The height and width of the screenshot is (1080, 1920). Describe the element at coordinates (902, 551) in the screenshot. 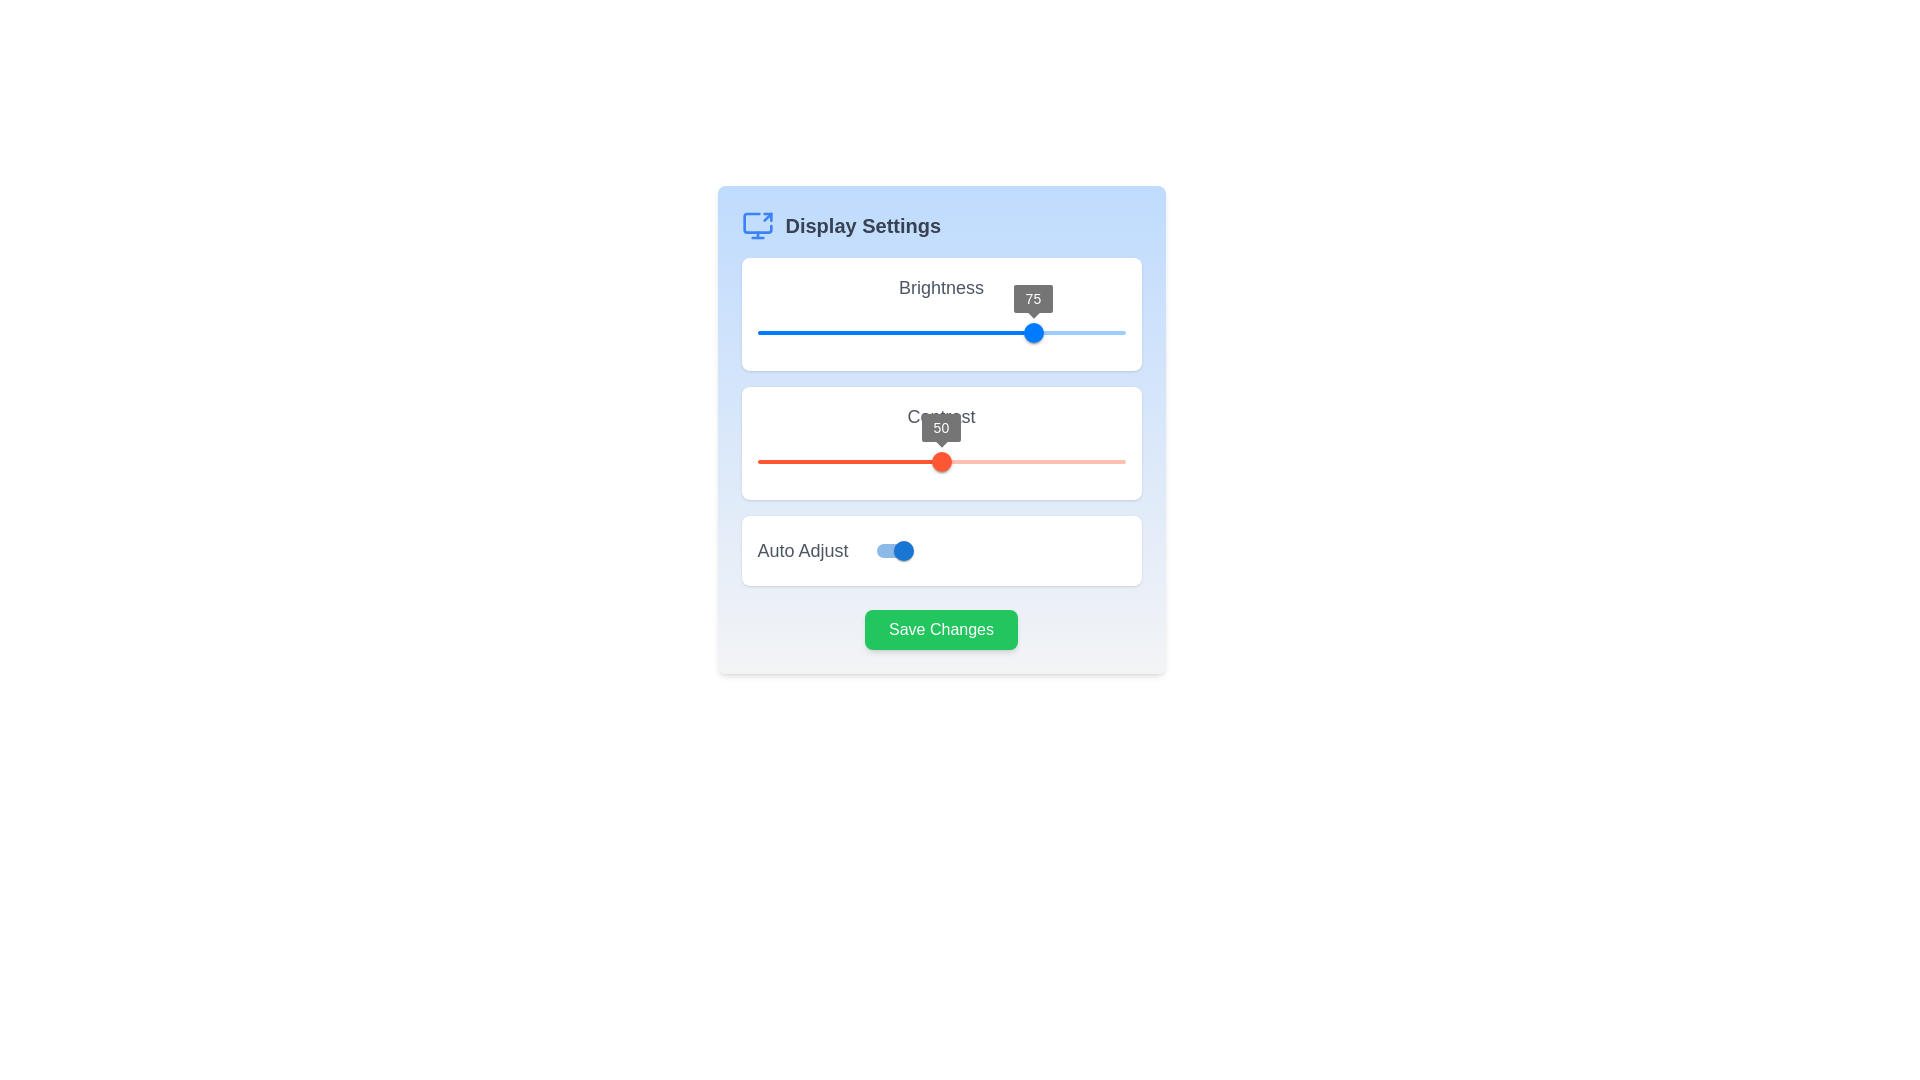

I see `the toggle switch thumb located under the 'Auto Adjust' label in the 'Display Settings' panel` at that location.